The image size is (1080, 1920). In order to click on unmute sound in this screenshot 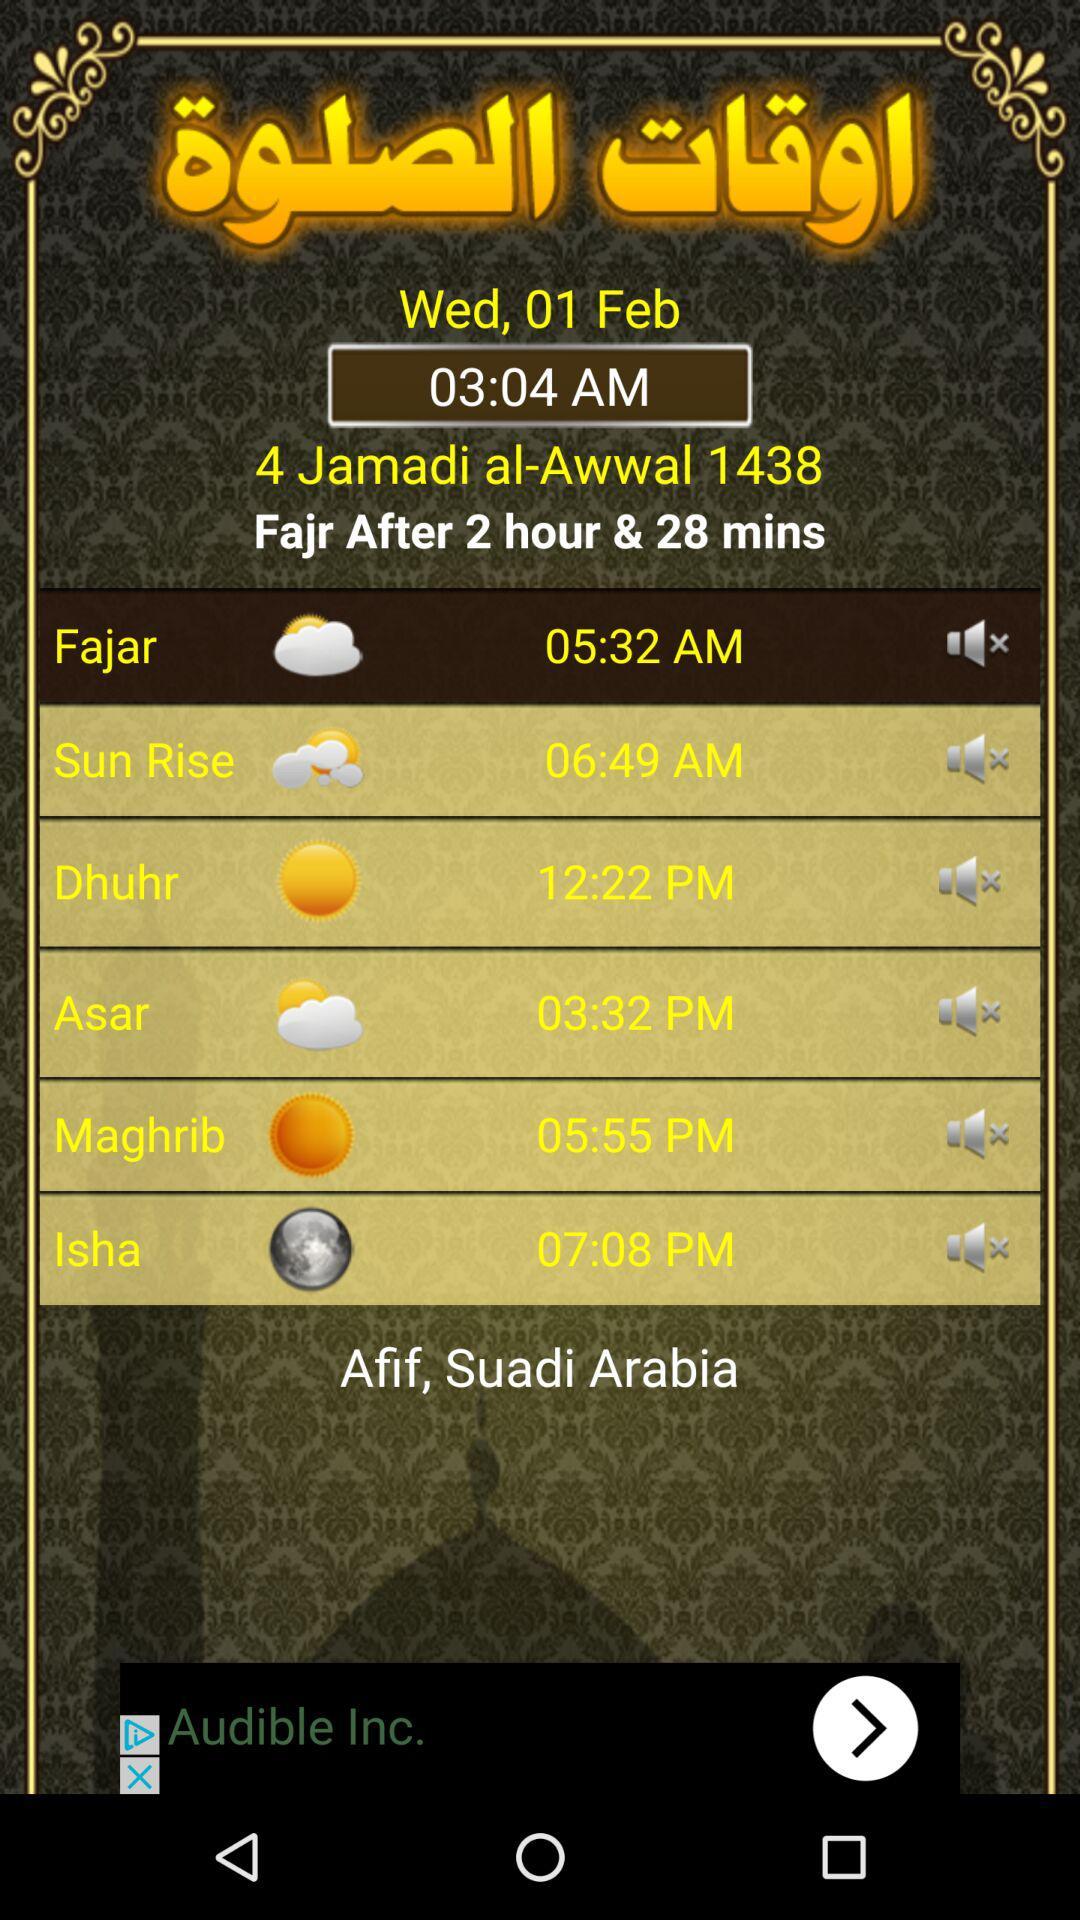, I will do `click(968, 880)`.